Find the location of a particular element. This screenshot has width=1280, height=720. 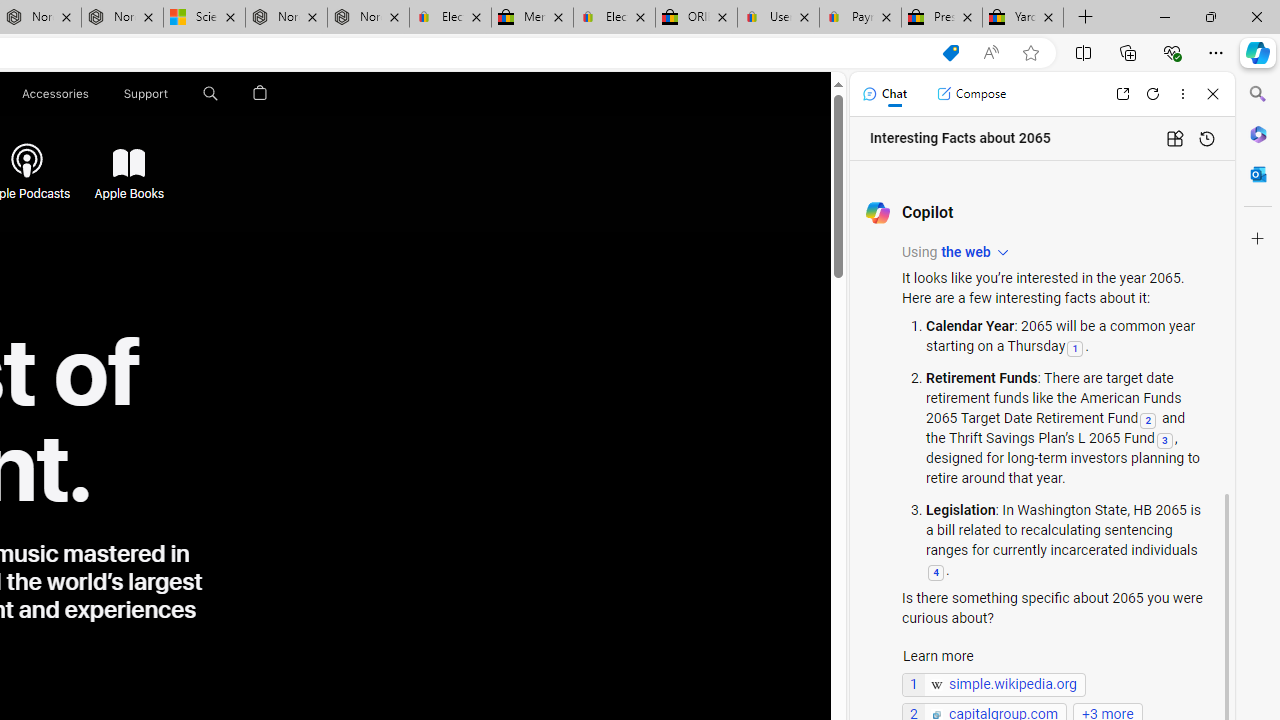

'Shopping Bag' is located at coordinates (259, 93).